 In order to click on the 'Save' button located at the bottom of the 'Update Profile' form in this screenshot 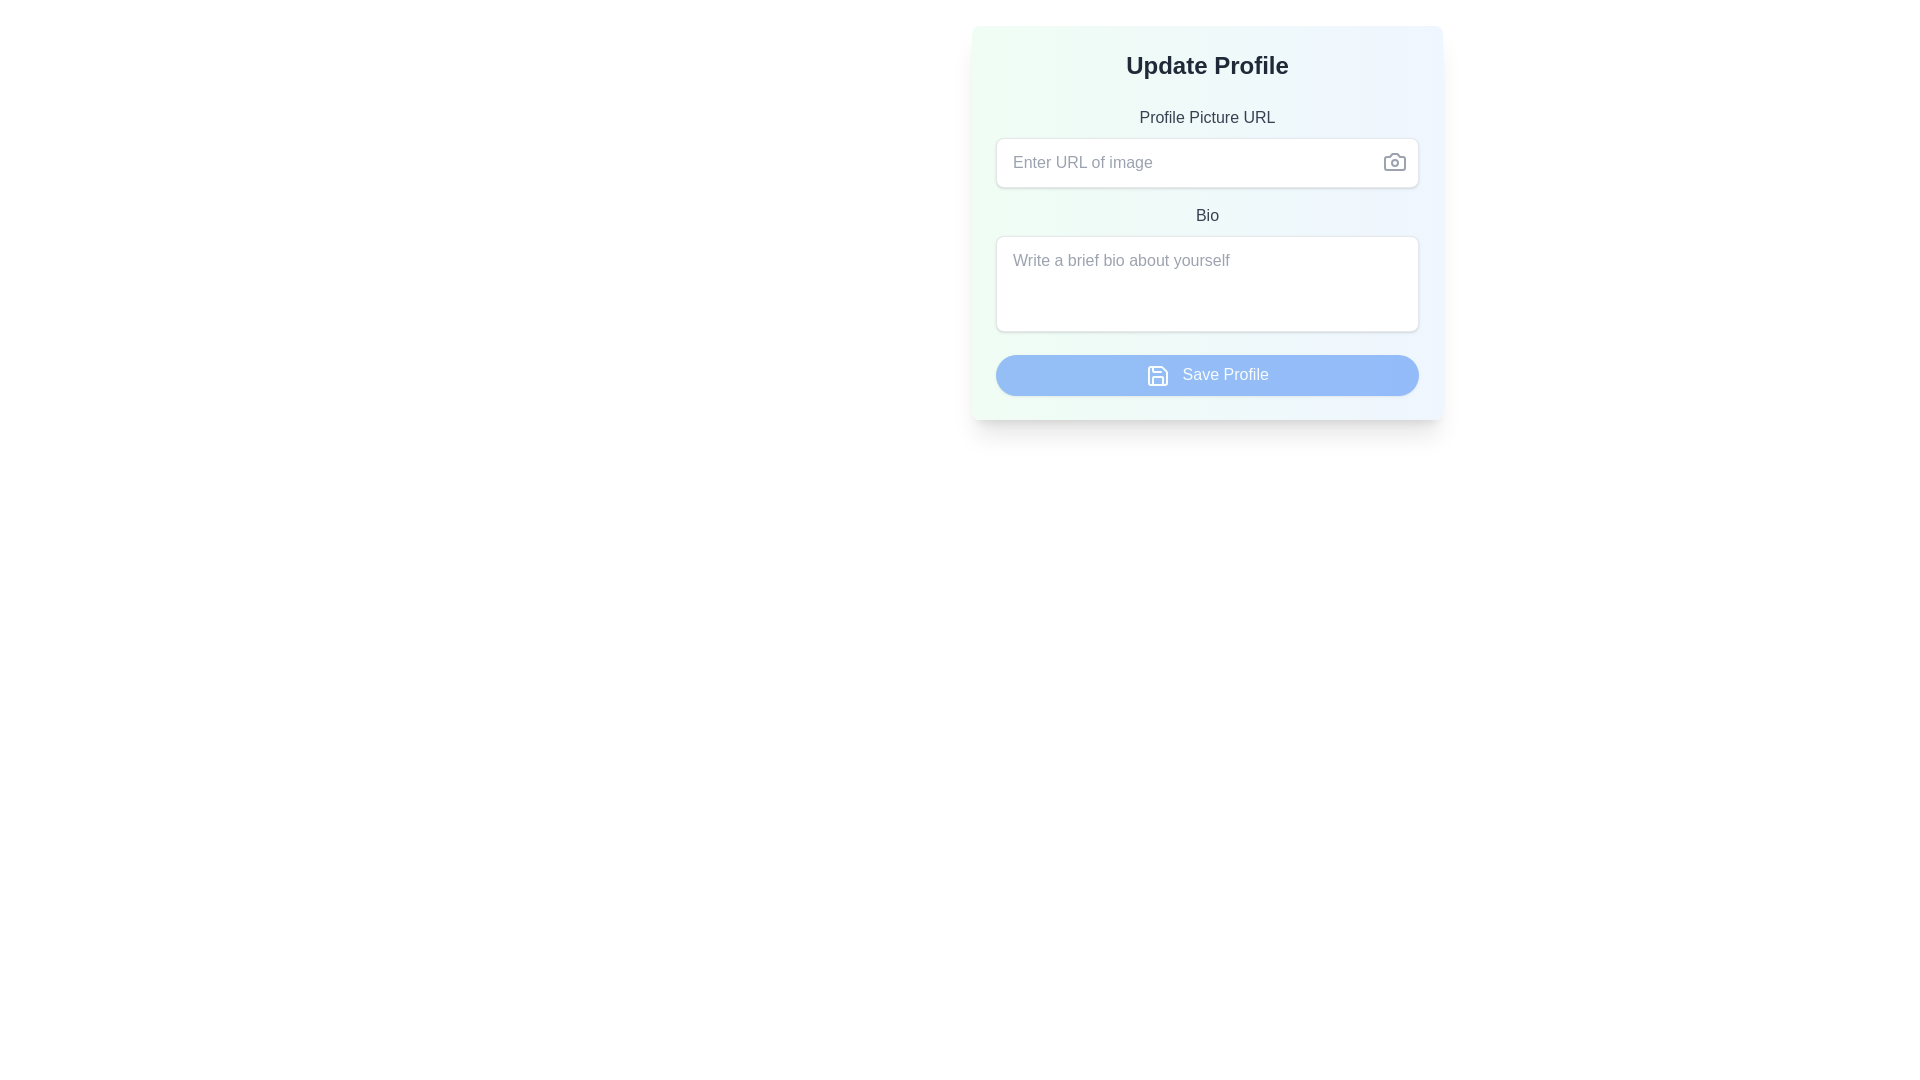, I will do `click(1206, 375)`.